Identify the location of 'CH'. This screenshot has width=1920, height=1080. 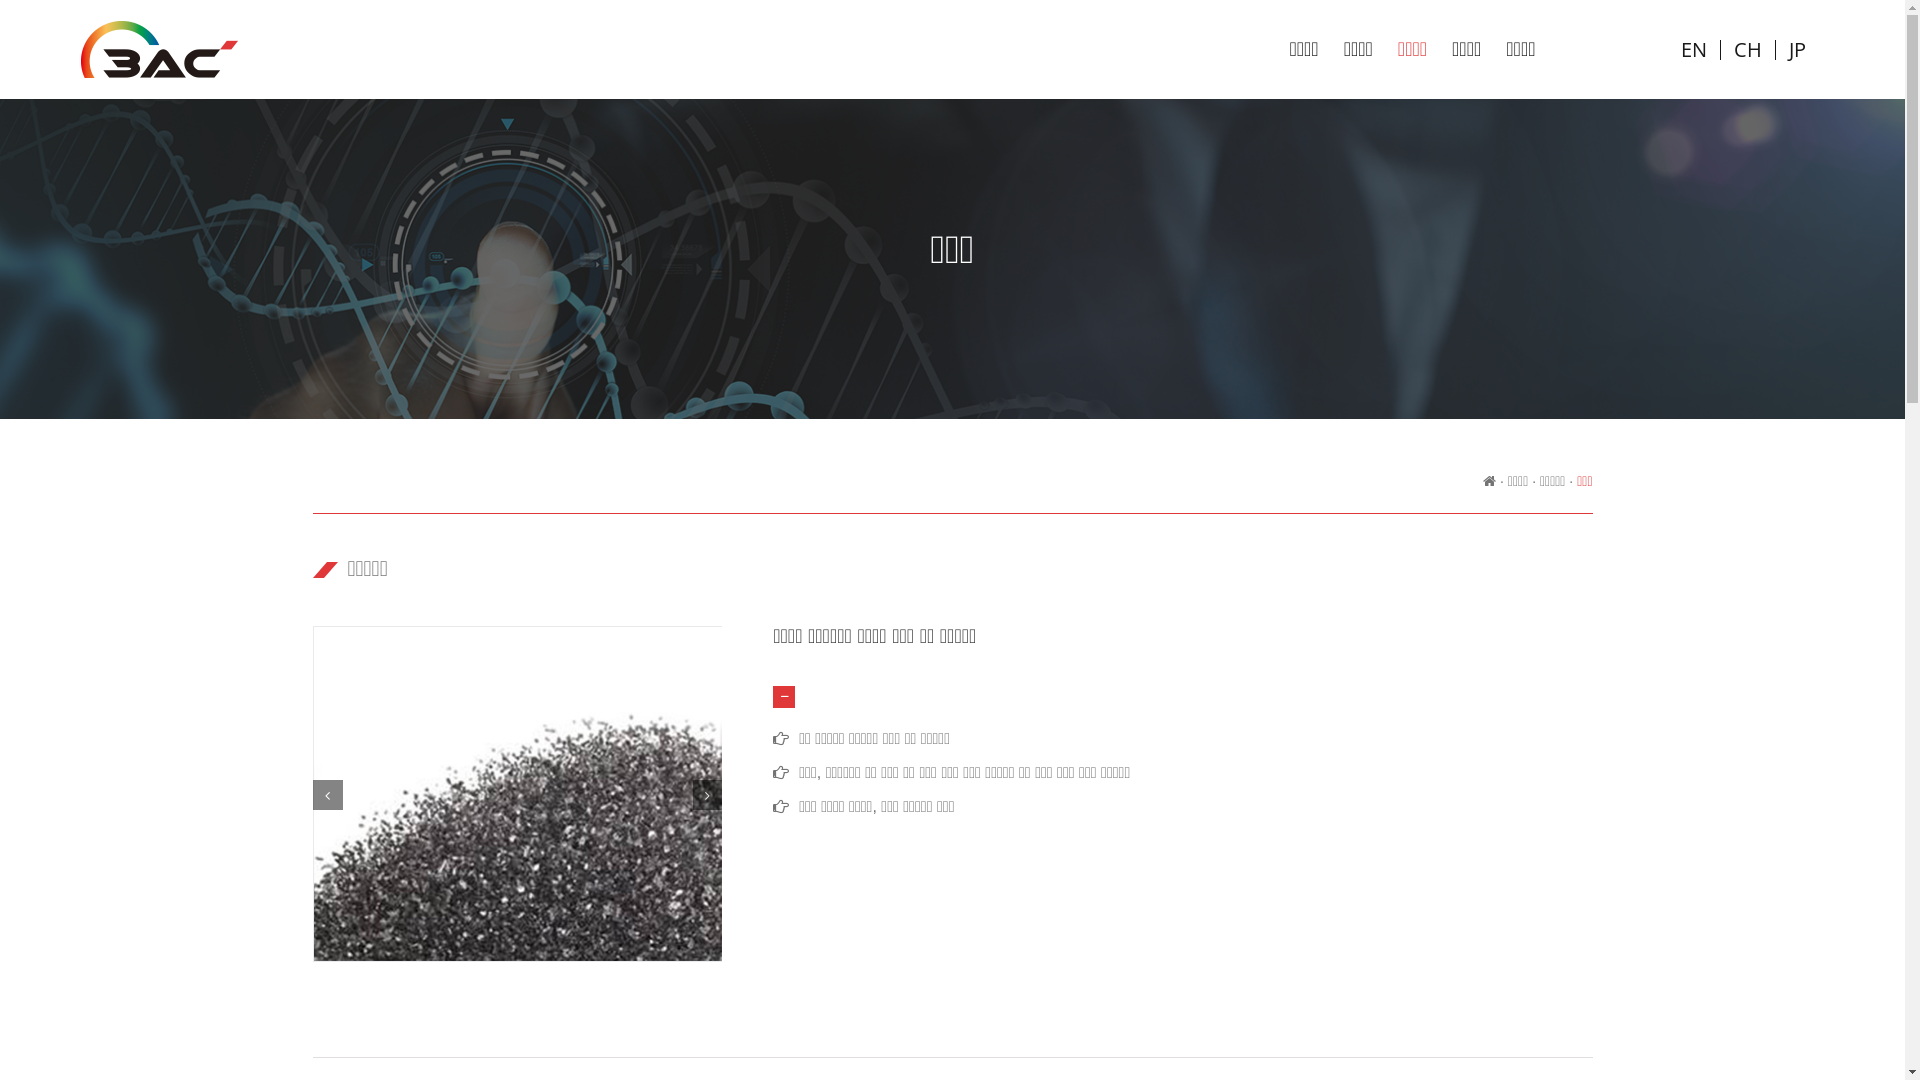
(1746, 49).